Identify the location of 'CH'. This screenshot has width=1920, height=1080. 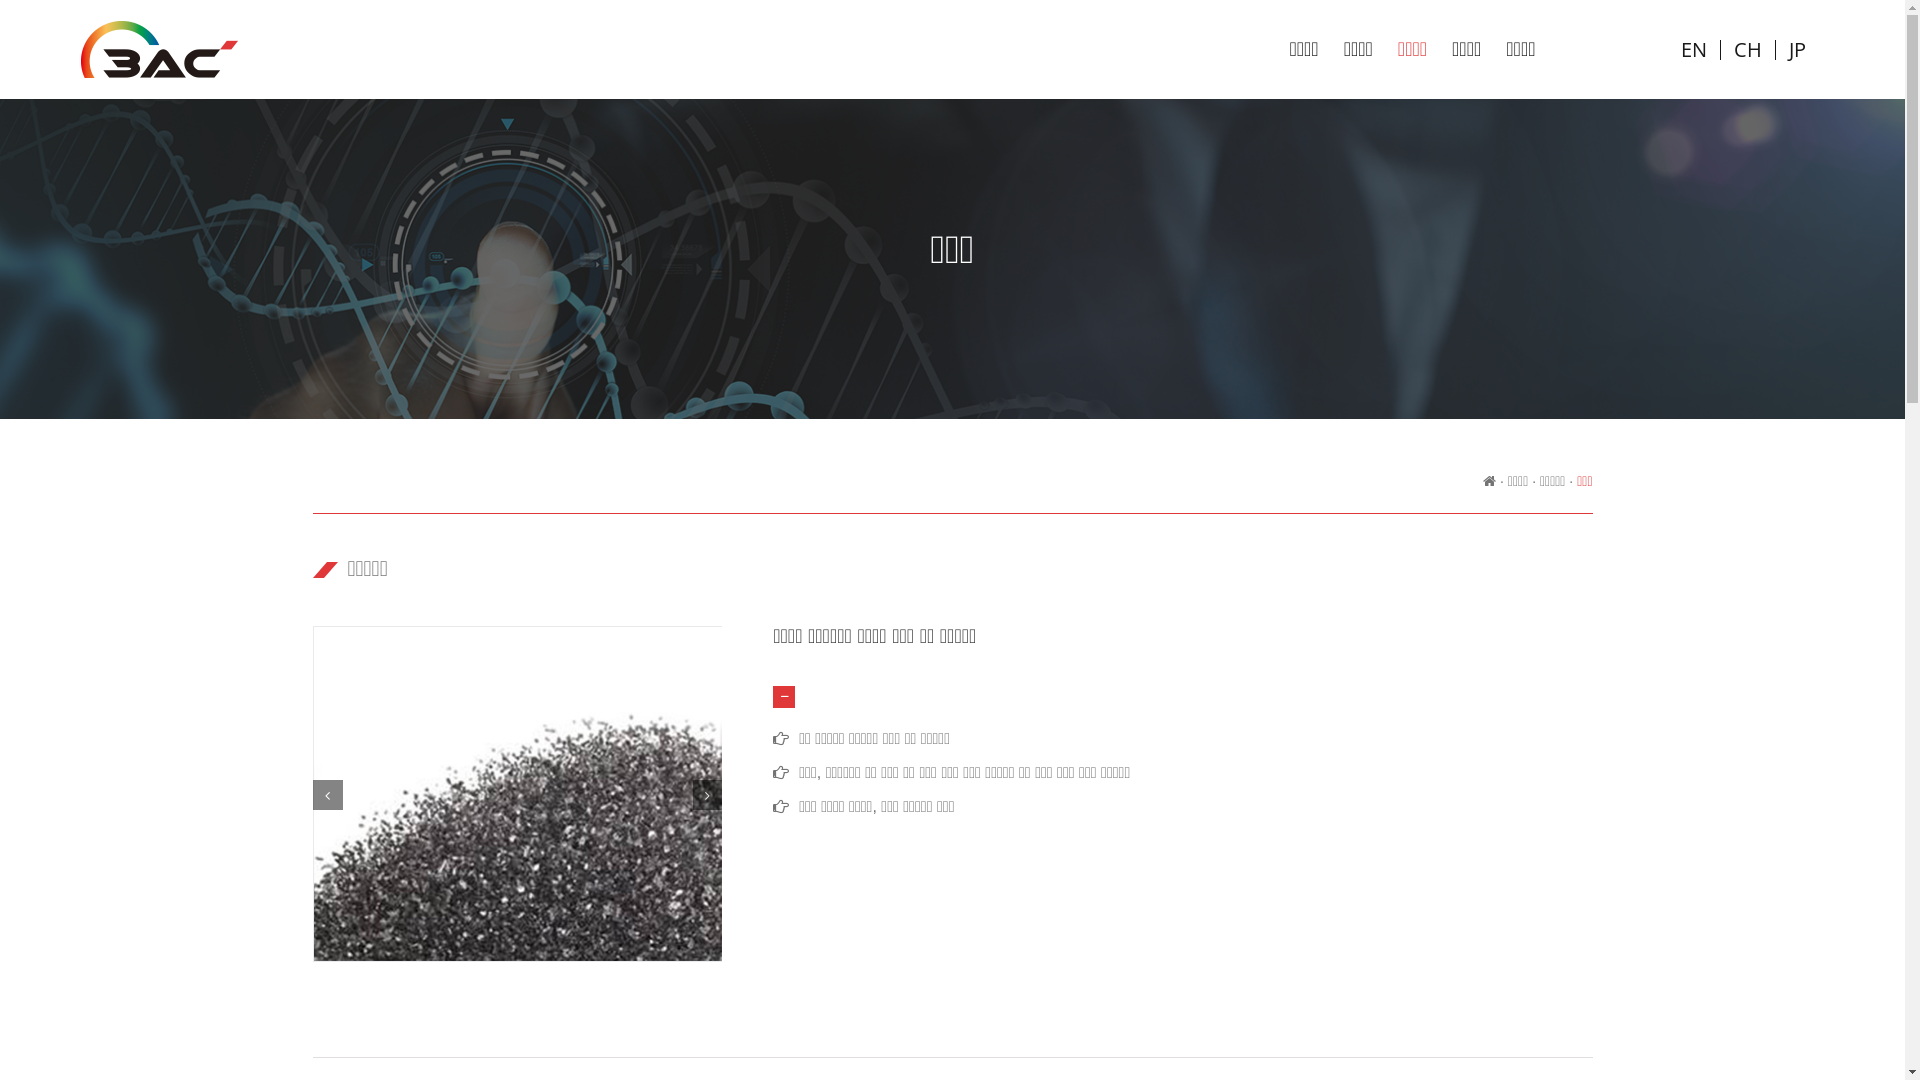
(1746, 49).